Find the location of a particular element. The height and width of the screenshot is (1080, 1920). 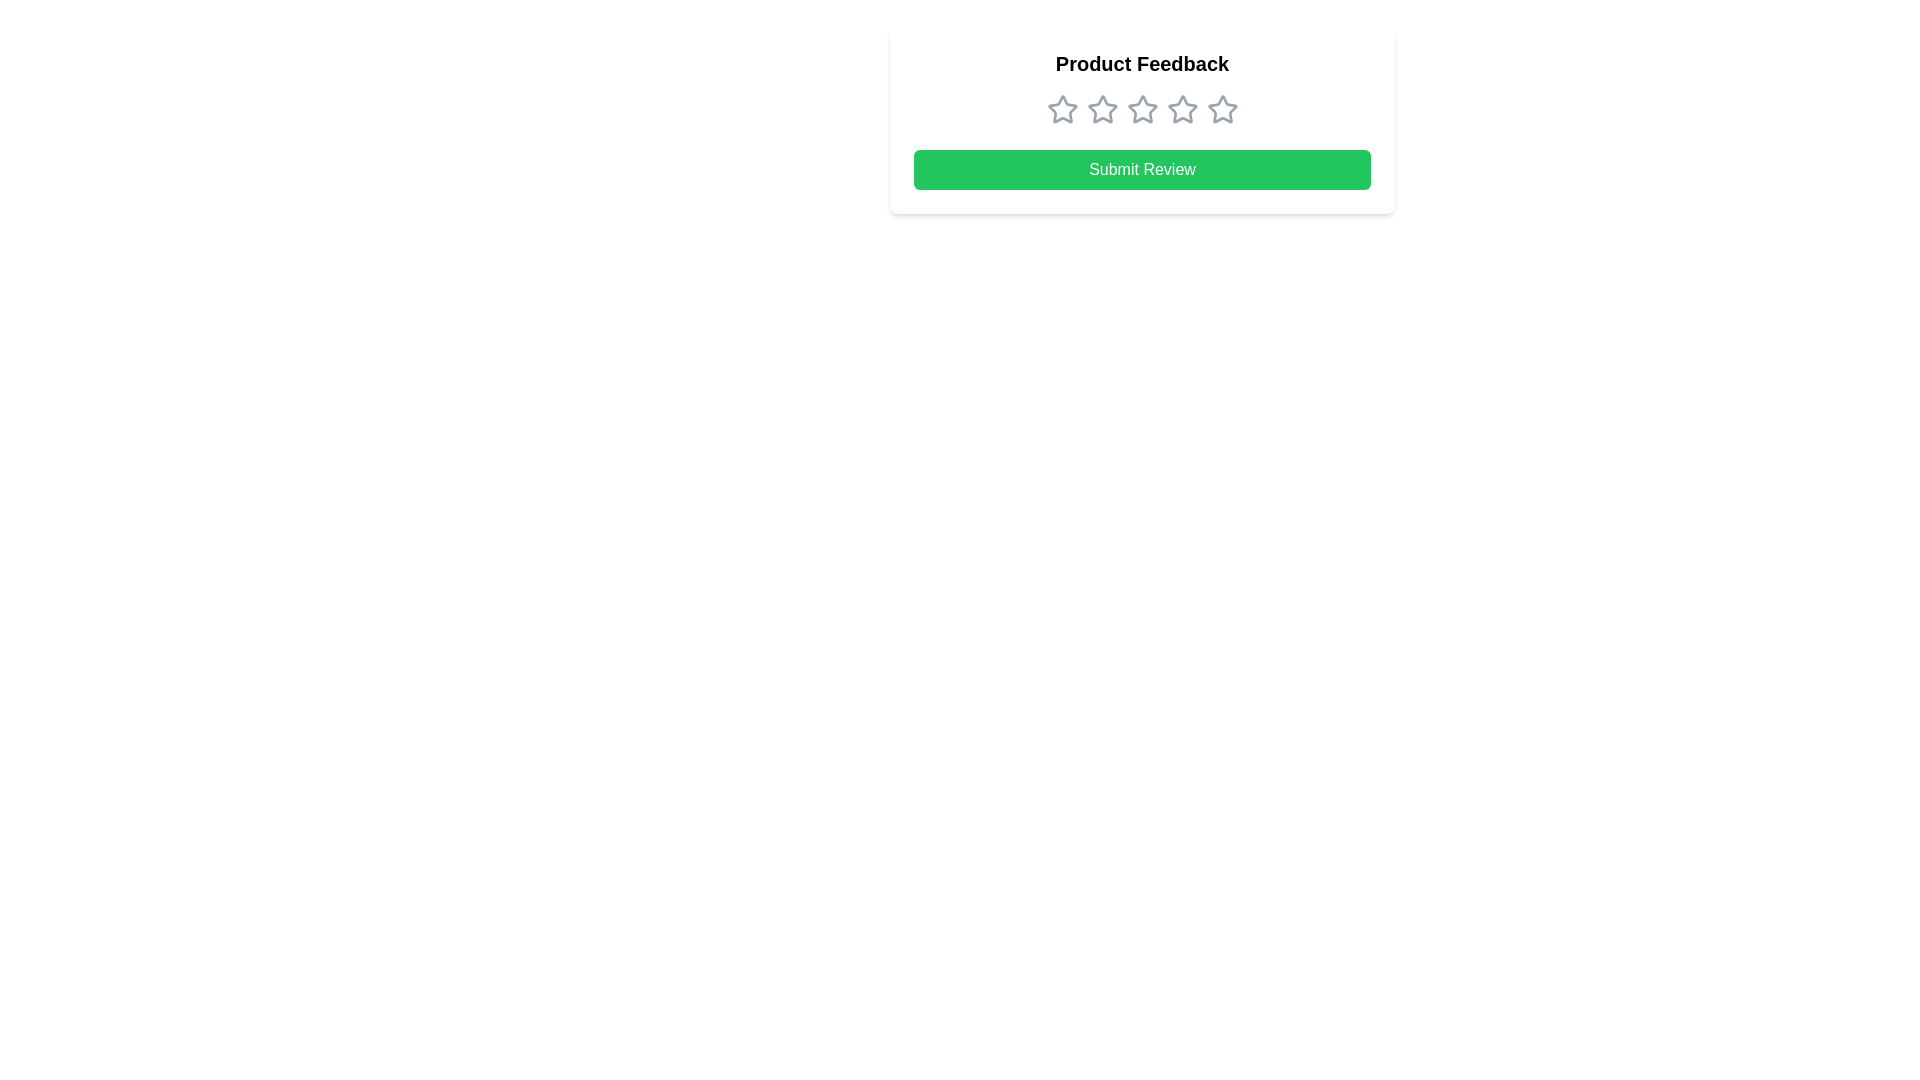

the star rating interface in the 'Product Feedback' section is located at coordinates (1142, 119).